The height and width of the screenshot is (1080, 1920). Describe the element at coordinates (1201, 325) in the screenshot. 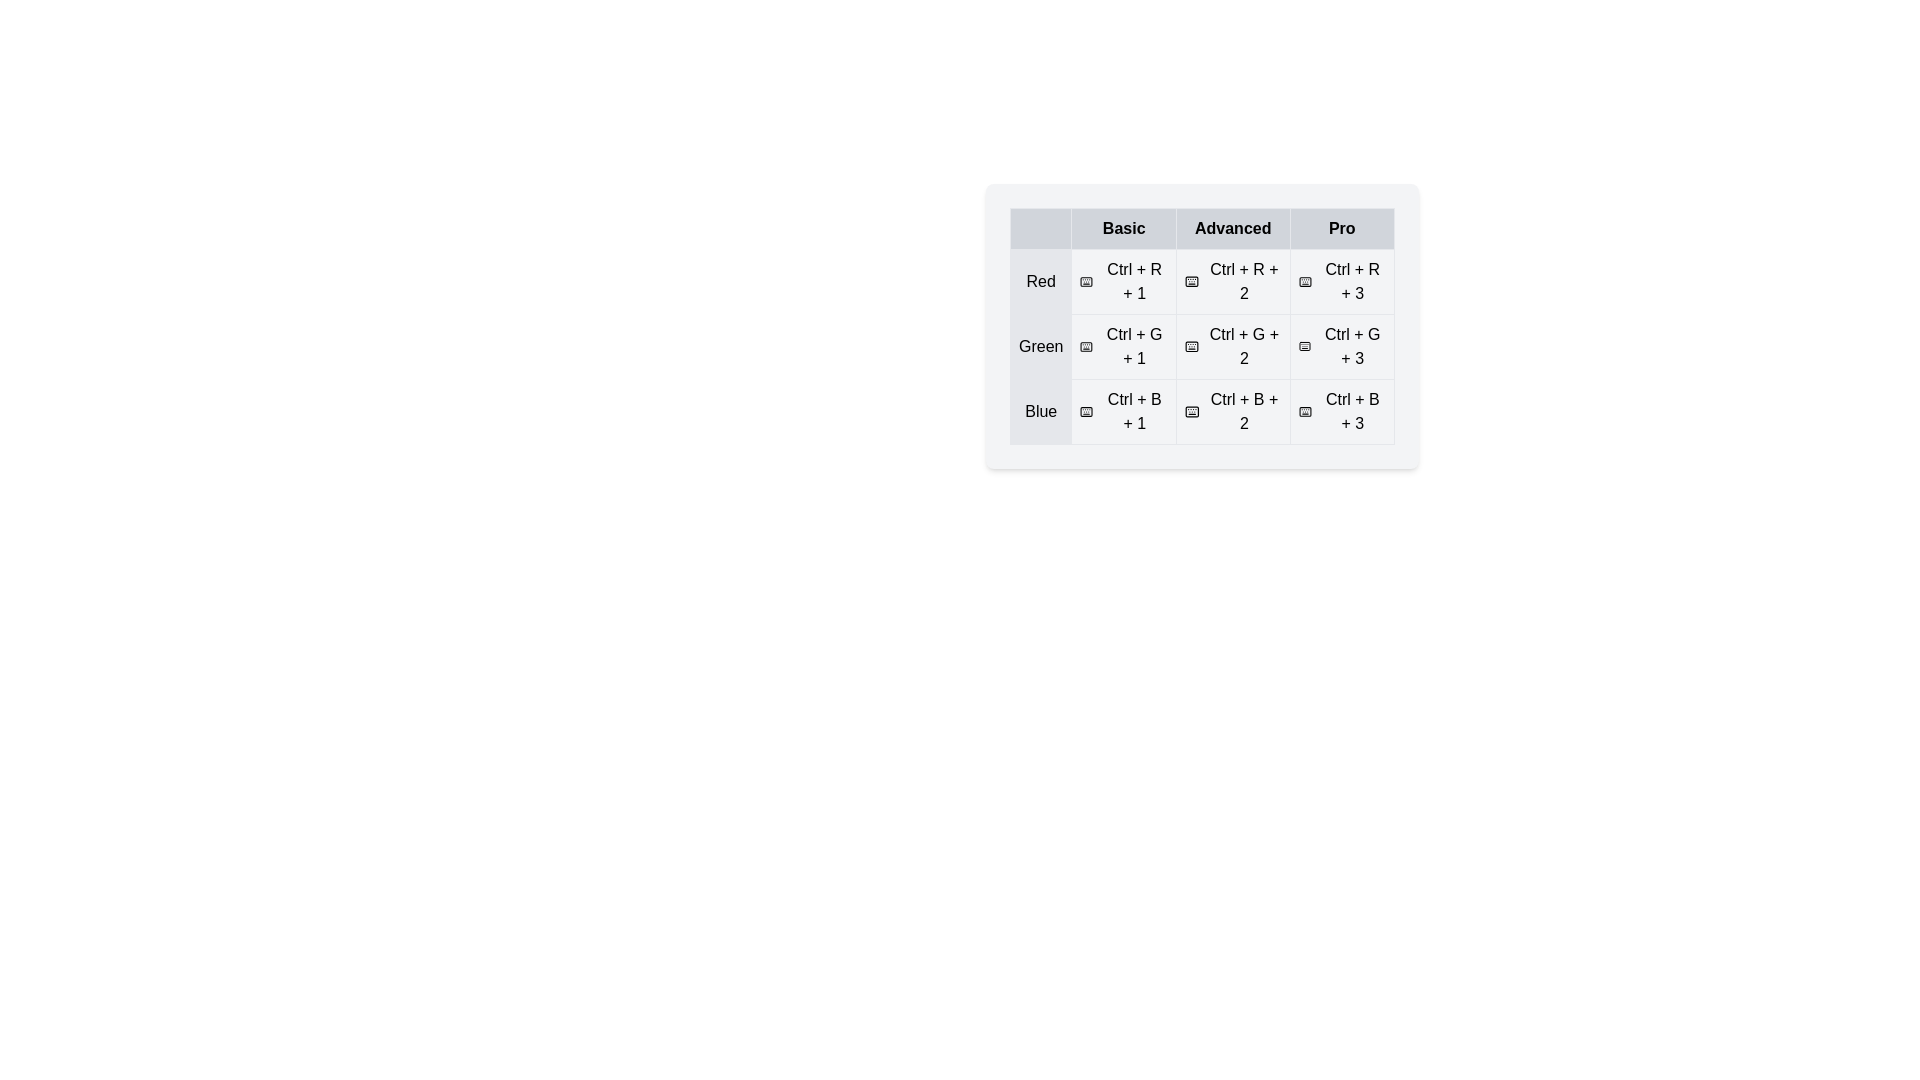

I see `the content of the table cell located in the second row under the 'Green' category and the second column under the 'Advanced' title, which indicates the command 'Ctrl + G + 2'` at that location.